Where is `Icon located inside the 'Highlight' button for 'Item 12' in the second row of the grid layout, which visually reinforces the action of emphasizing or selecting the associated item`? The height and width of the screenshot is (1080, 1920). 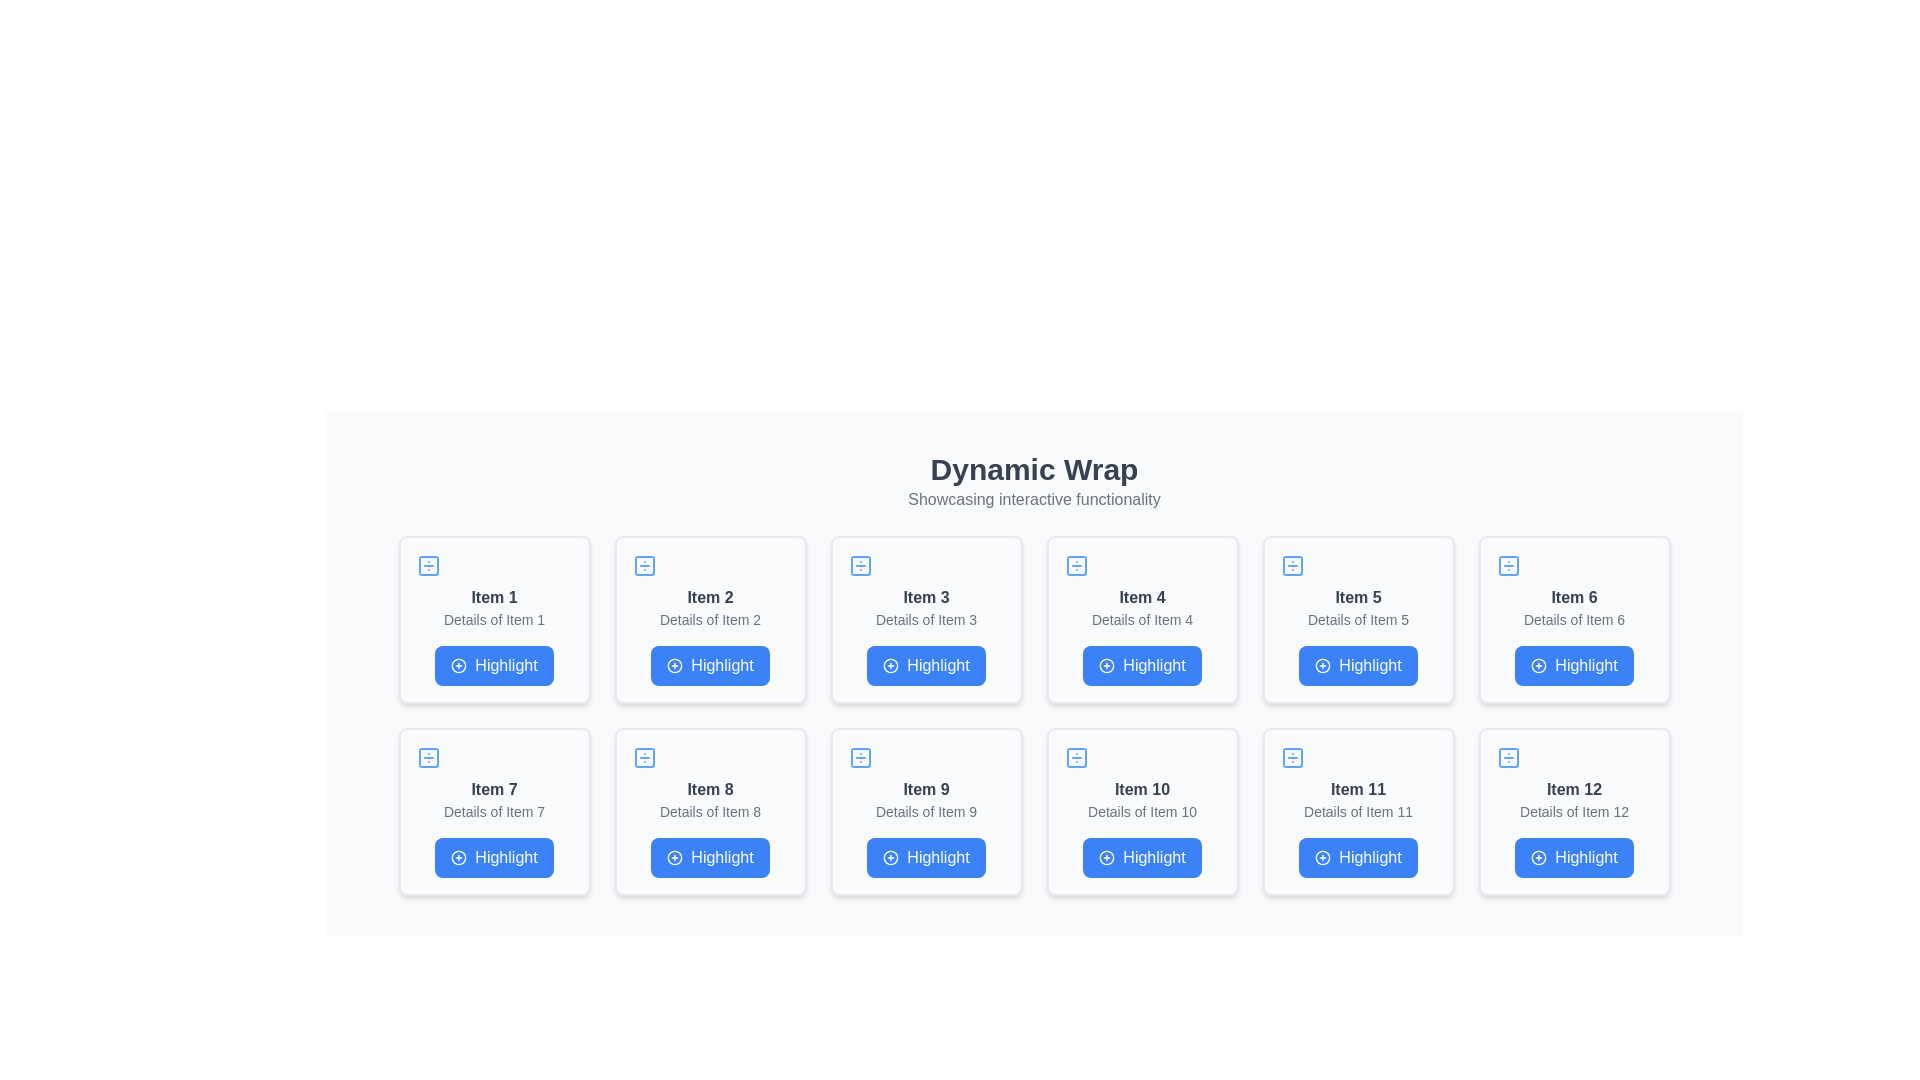 Icon located inside the 'Highlight' button for 'Item 12' in the second row of the grid layout, which visually reinforces the action of emphasizing or selecting the associated item is located at coordinates (1538, 856).